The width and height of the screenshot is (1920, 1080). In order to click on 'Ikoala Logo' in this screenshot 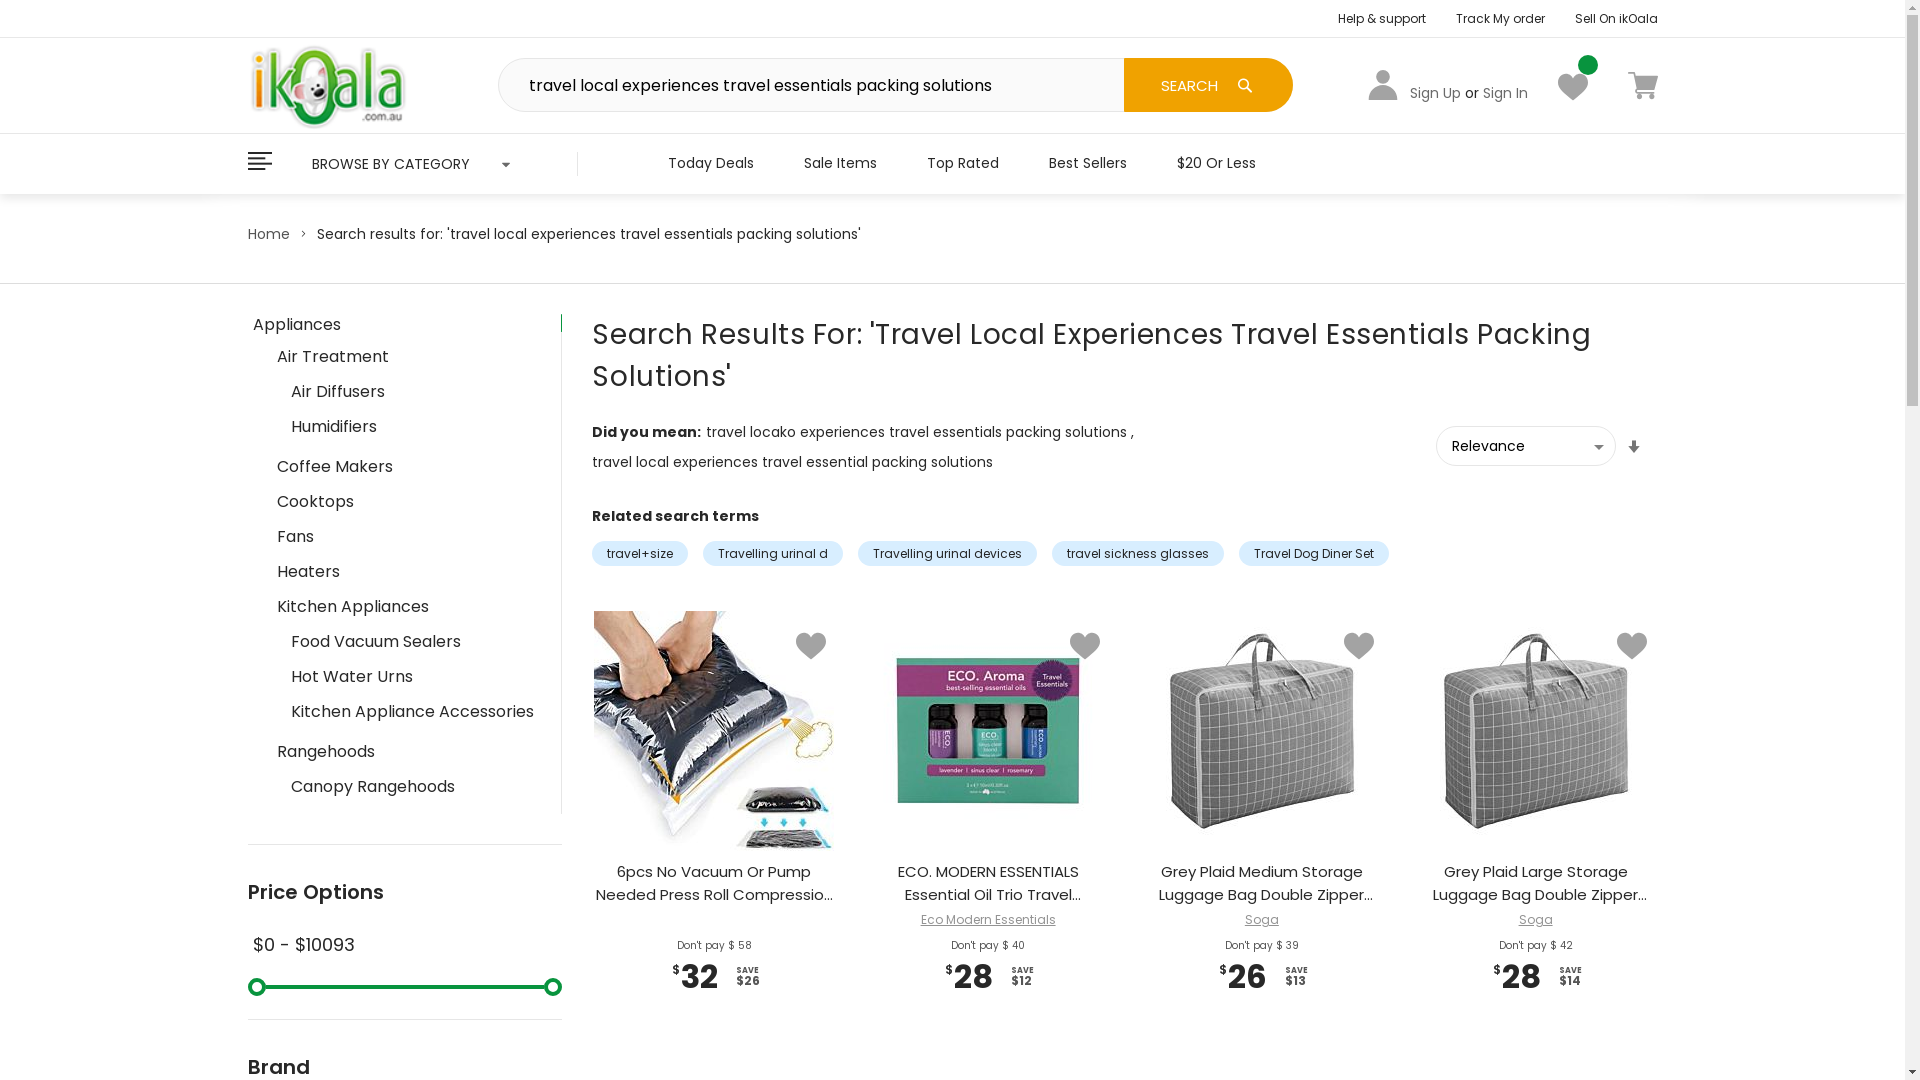, I will do `click(328, 83)`.